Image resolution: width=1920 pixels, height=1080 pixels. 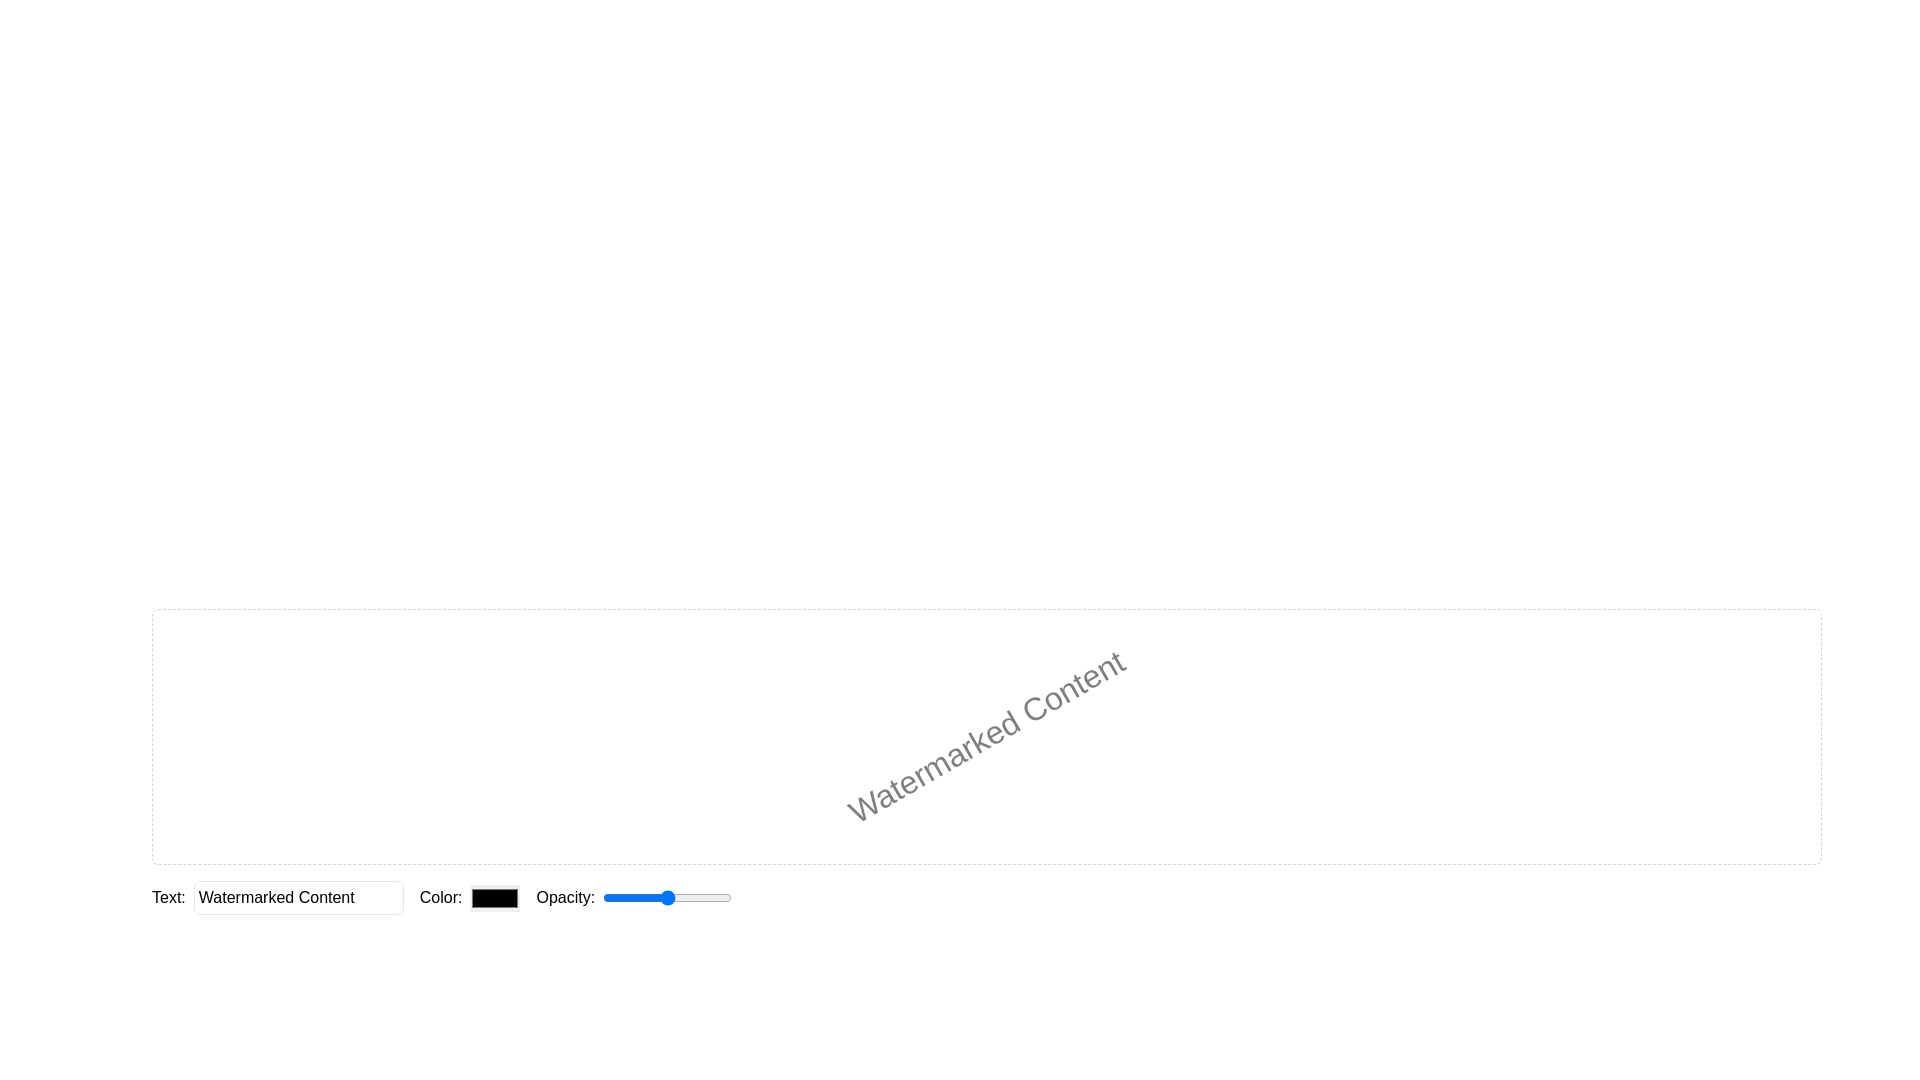 I want to click on the opacity value, so click(x=694, y=897).